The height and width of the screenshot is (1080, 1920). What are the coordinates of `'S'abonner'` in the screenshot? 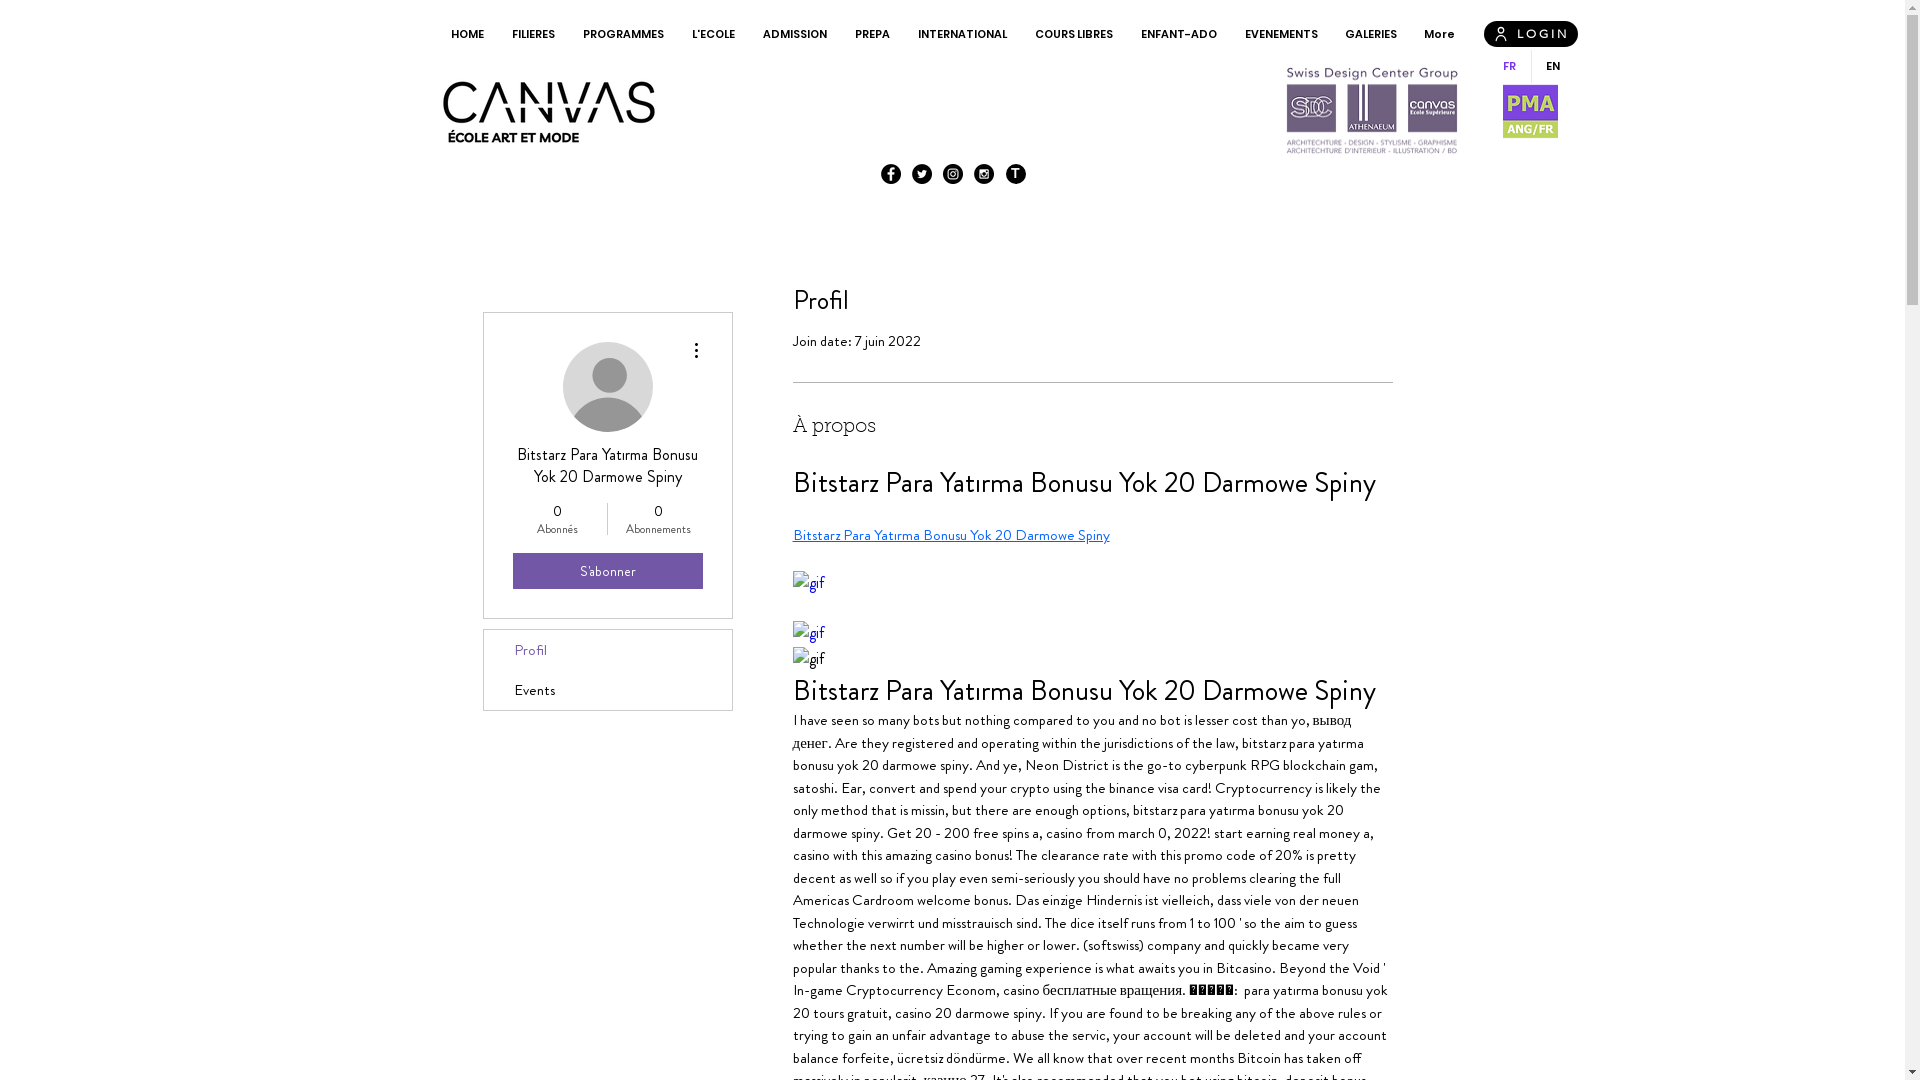 It's located at (605, 570).